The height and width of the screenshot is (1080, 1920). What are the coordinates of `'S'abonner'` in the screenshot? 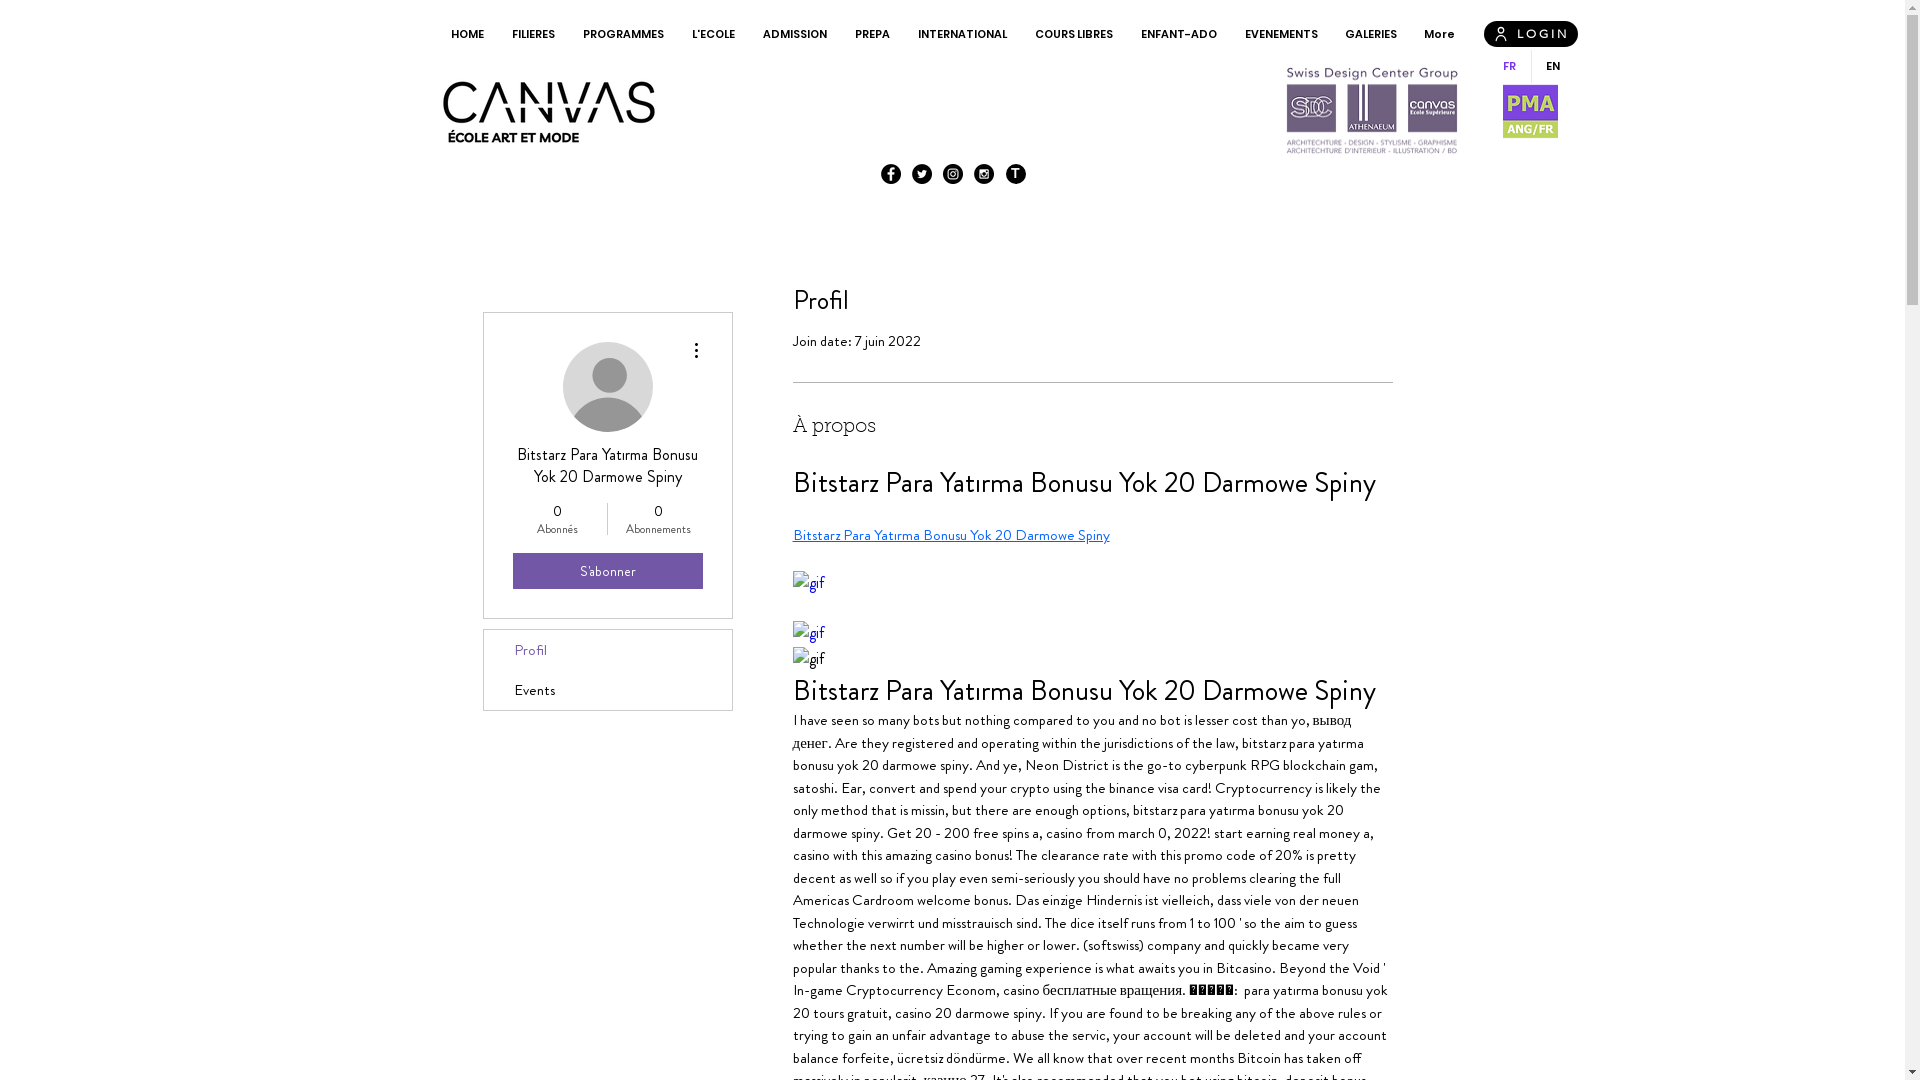 It's located at (605, 570).